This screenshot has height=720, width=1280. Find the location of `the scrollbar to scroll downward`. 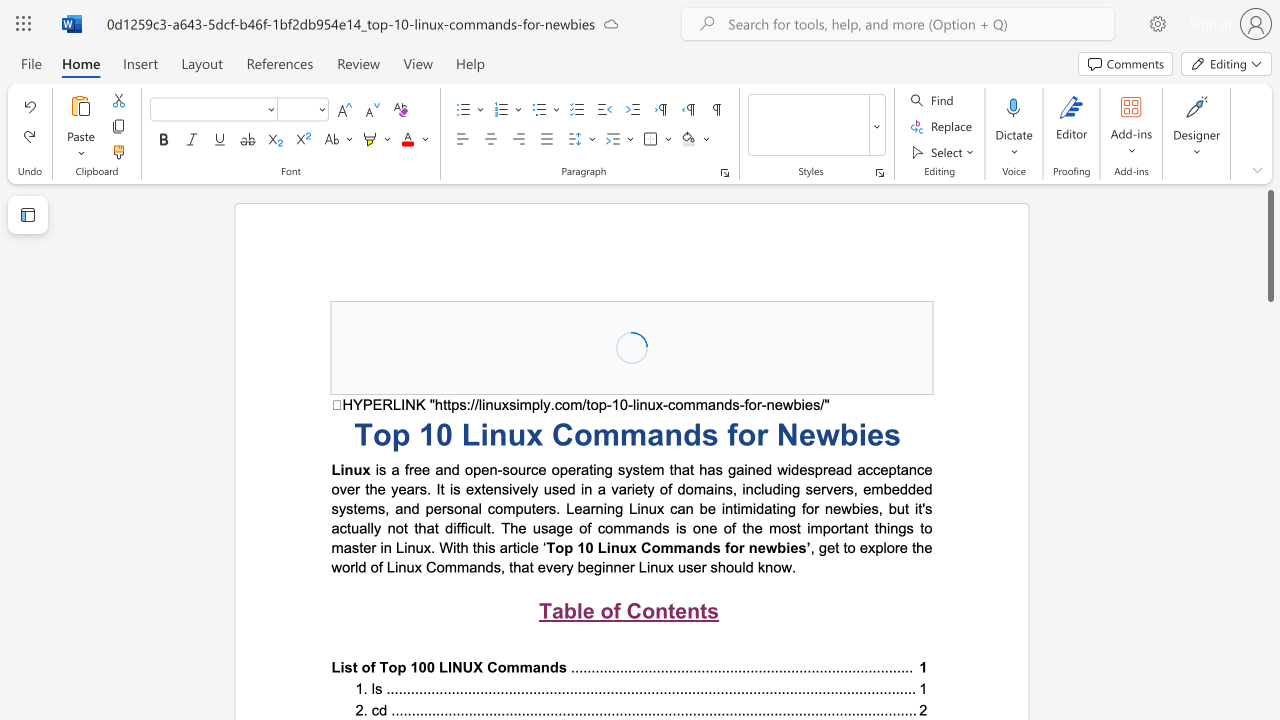

the scrollbar to scroll downward is located at coordinates (1269, 470).